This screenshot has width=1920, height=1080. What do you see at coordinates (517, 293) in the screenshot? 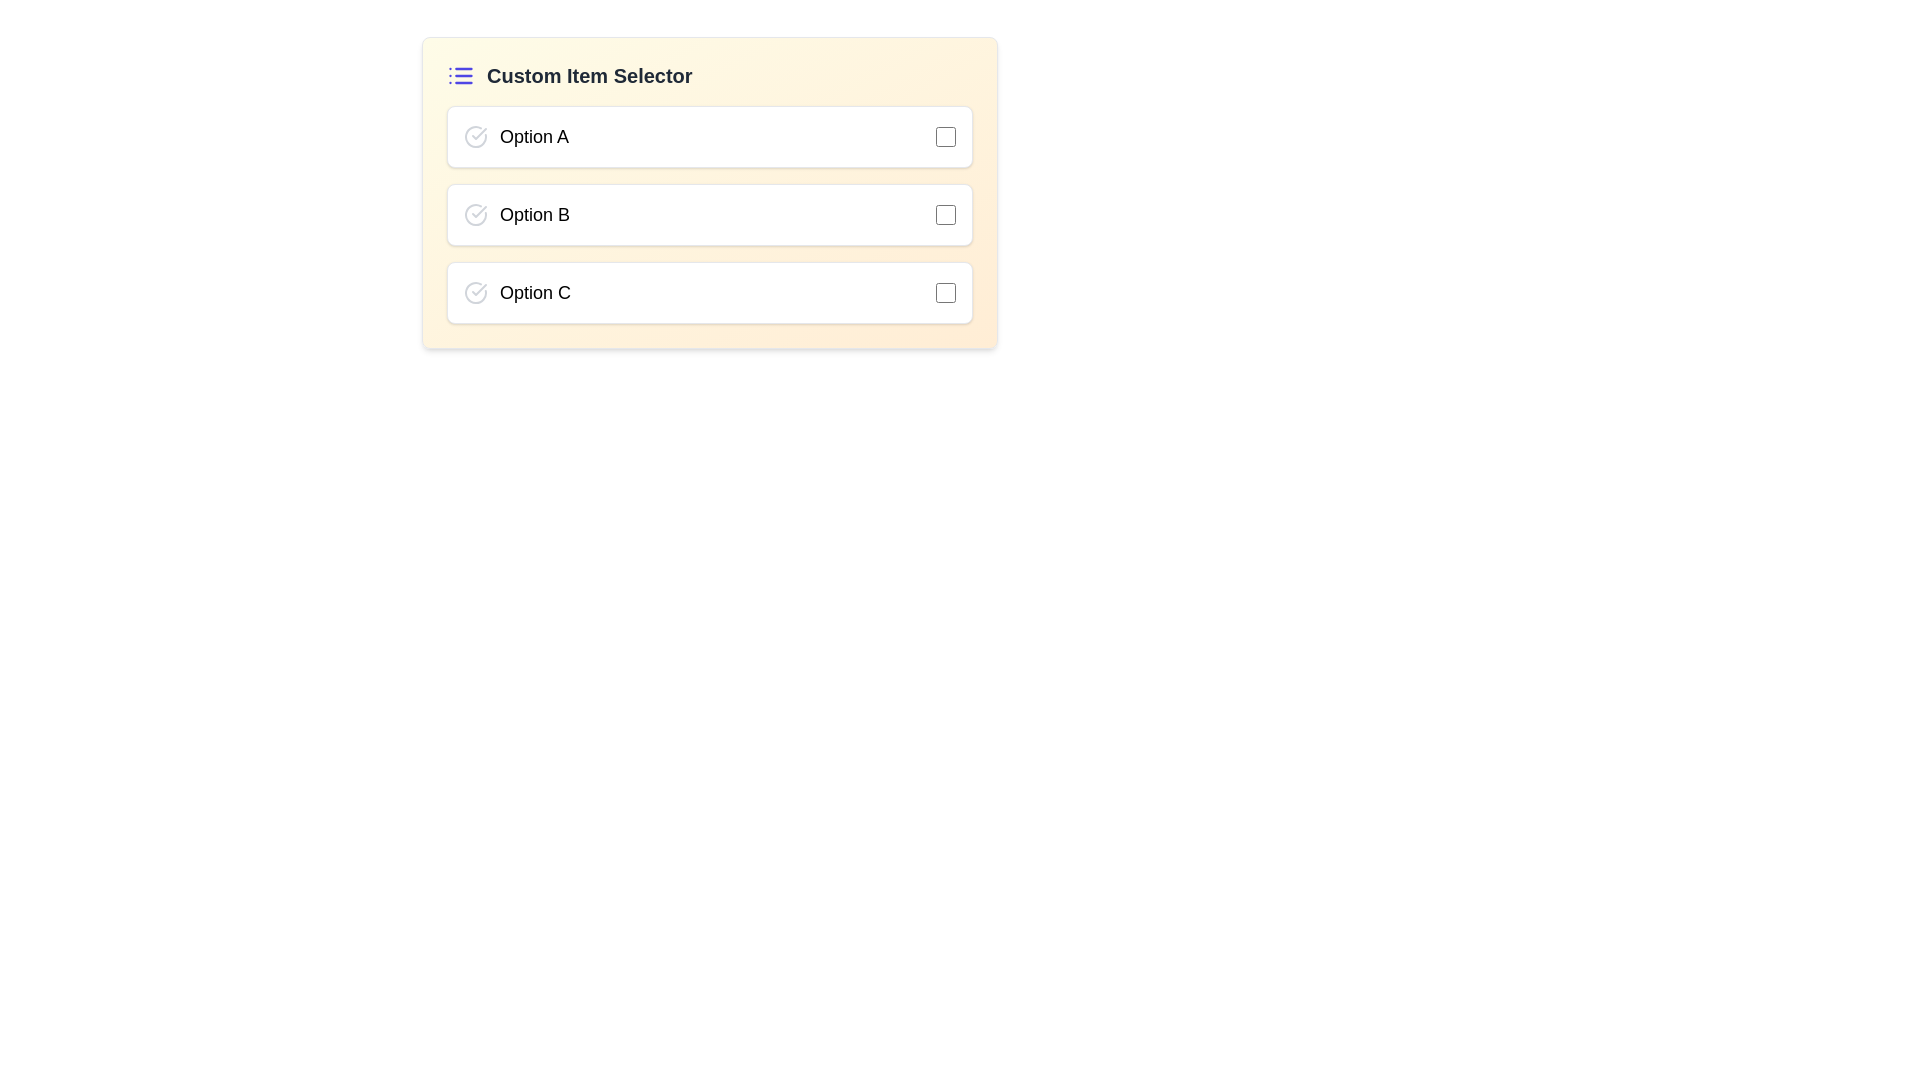
I see `label 'Option C' which is styled with a medium font weight and large size, accompanied by a circular icon with a checkmark on its left, located in the third position of the 'Custom Item Selector' list` at bounding box center [517, 293].